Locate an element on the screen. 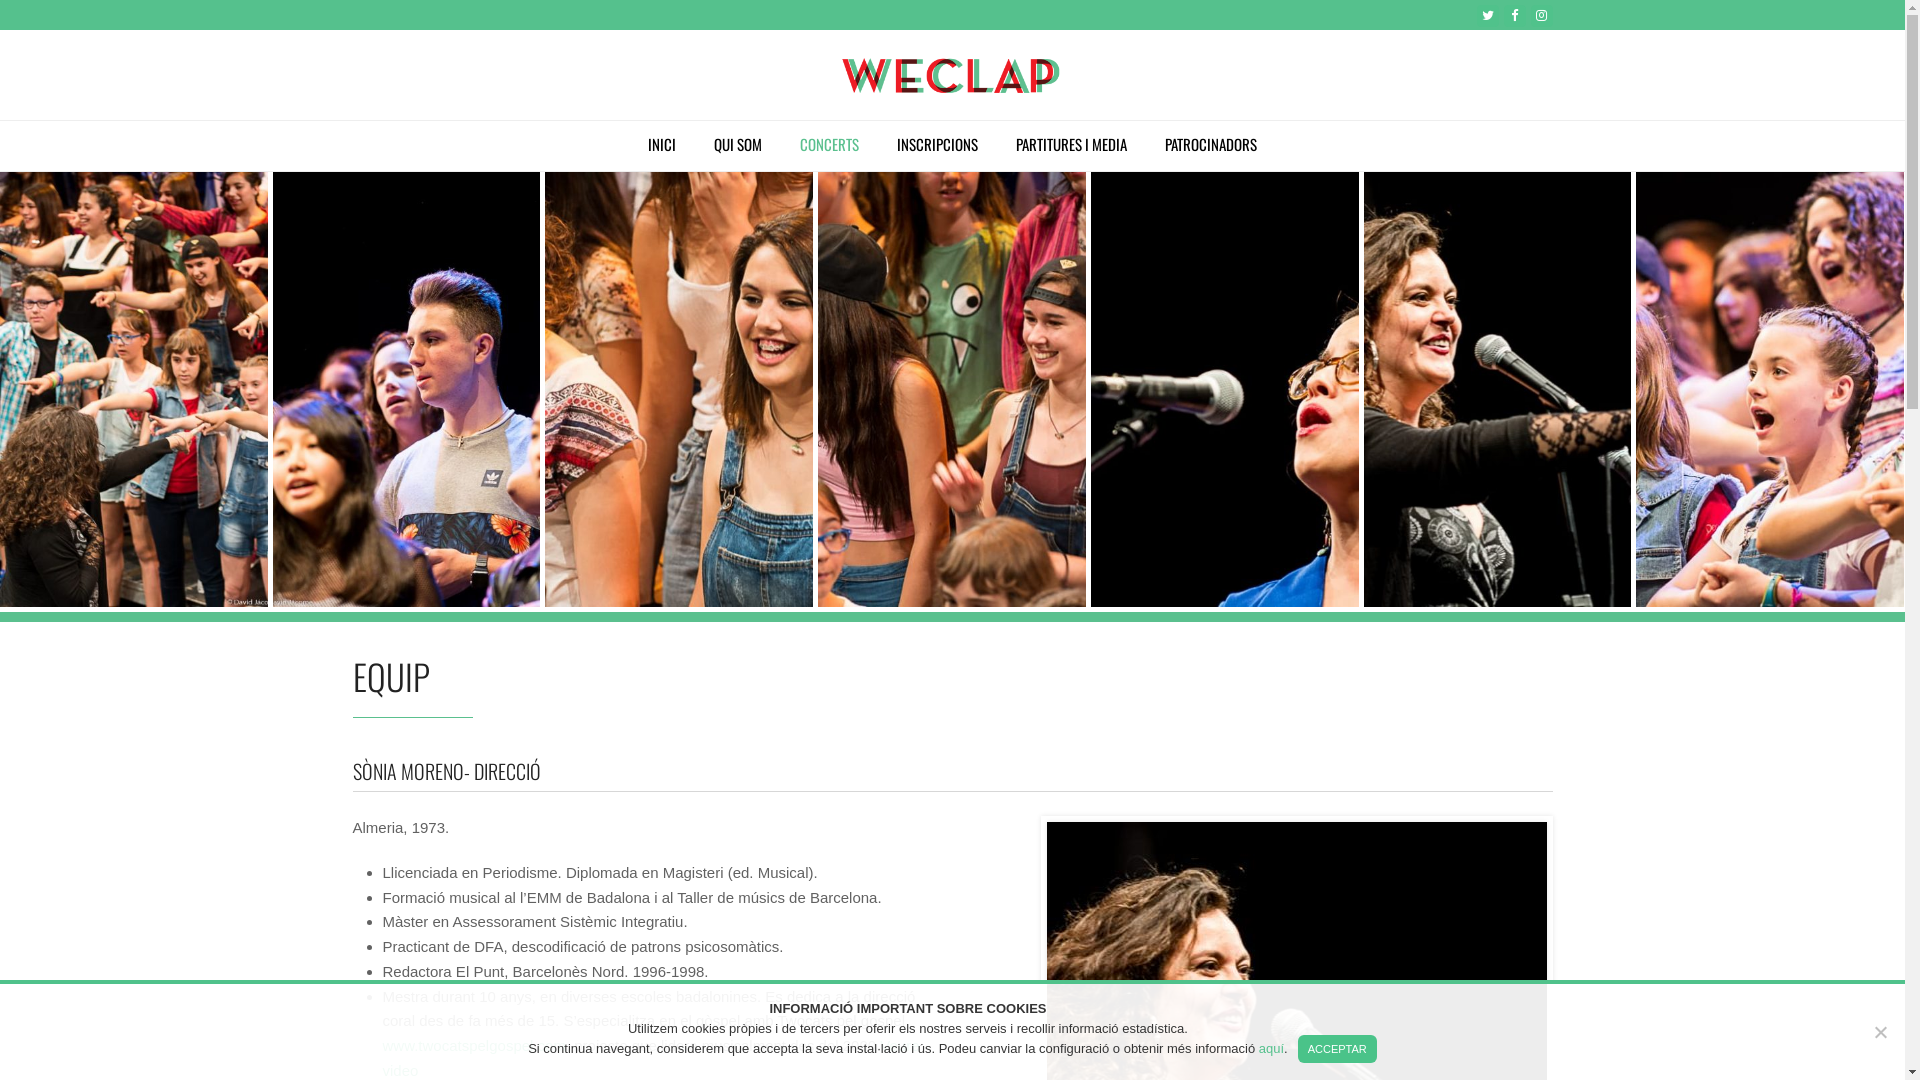 This screenshot has height=1080, width=1920. 'PARTITURES I MEDIA' is located at coordinates (1070, 145).